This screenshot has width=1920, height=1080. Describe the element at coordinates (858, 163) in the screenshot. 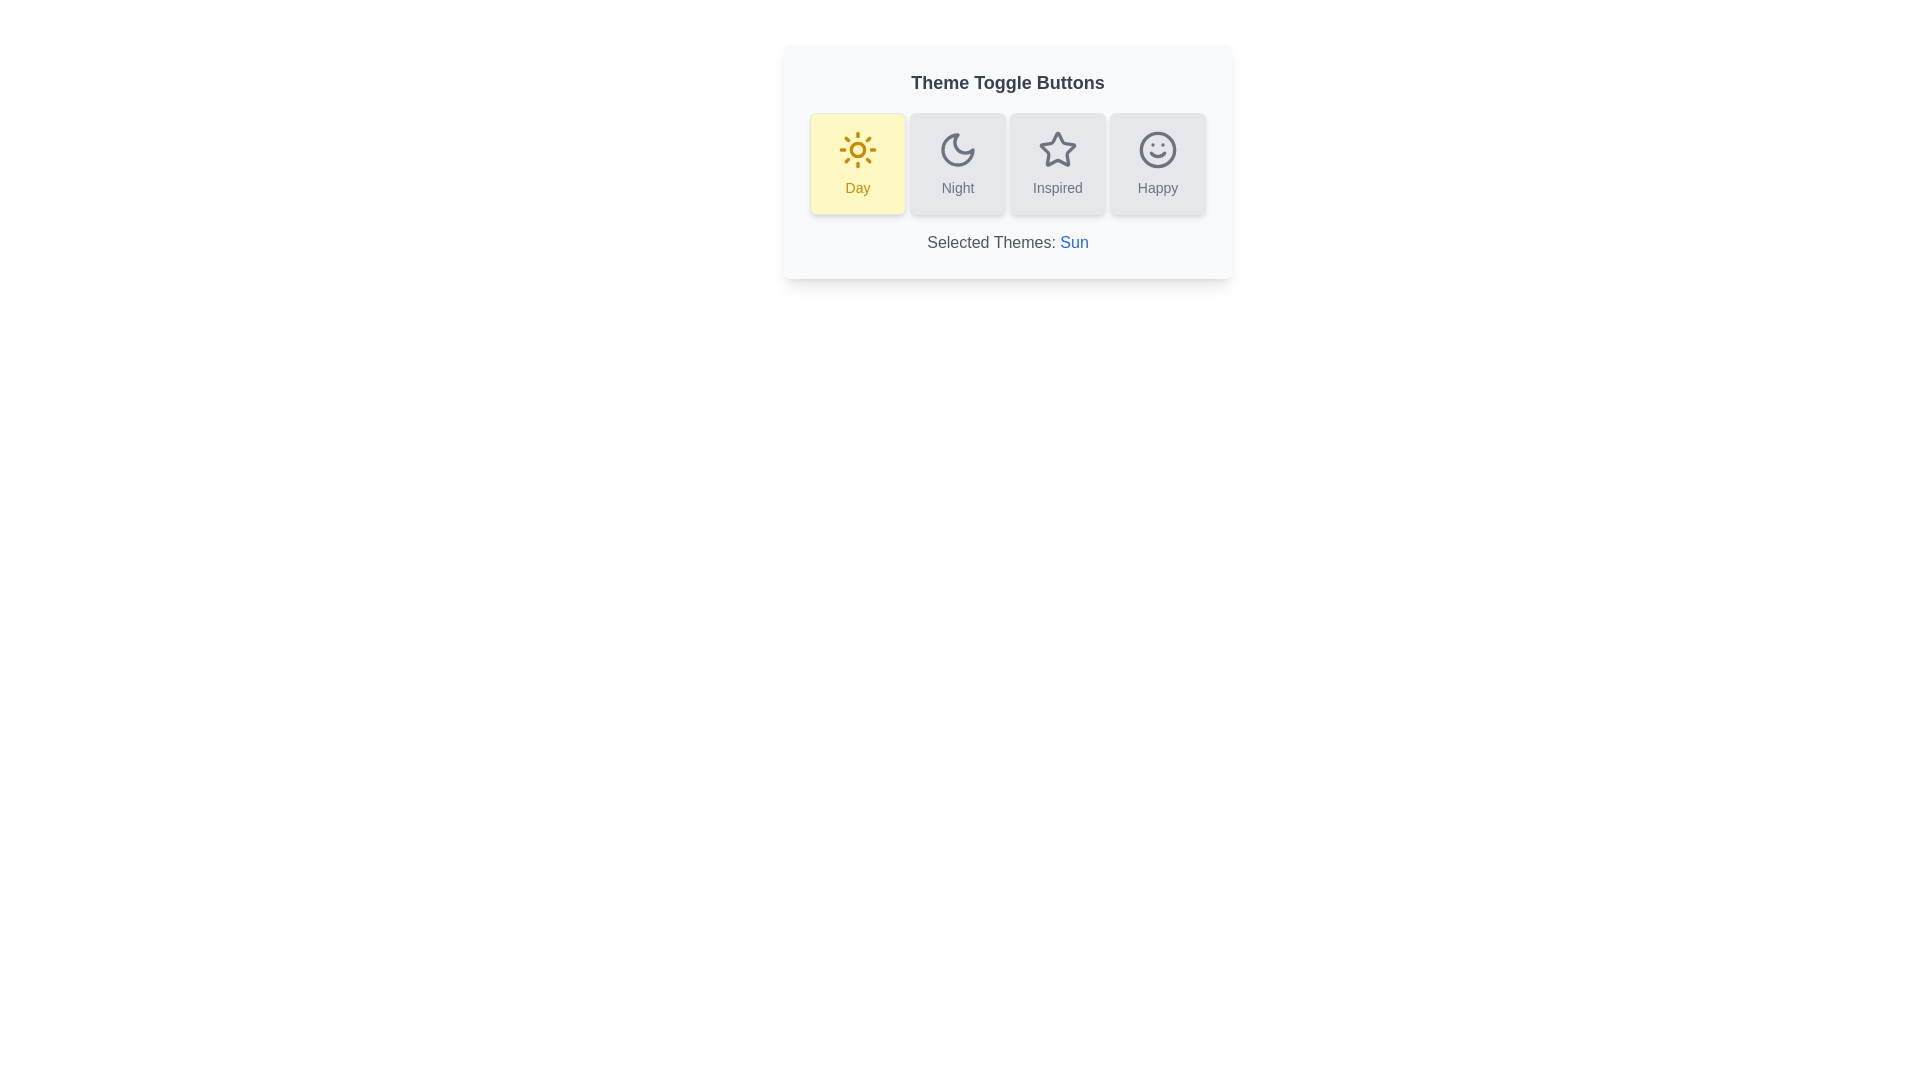

I see `the first button from the left that activates the 'day' theme` at that location.